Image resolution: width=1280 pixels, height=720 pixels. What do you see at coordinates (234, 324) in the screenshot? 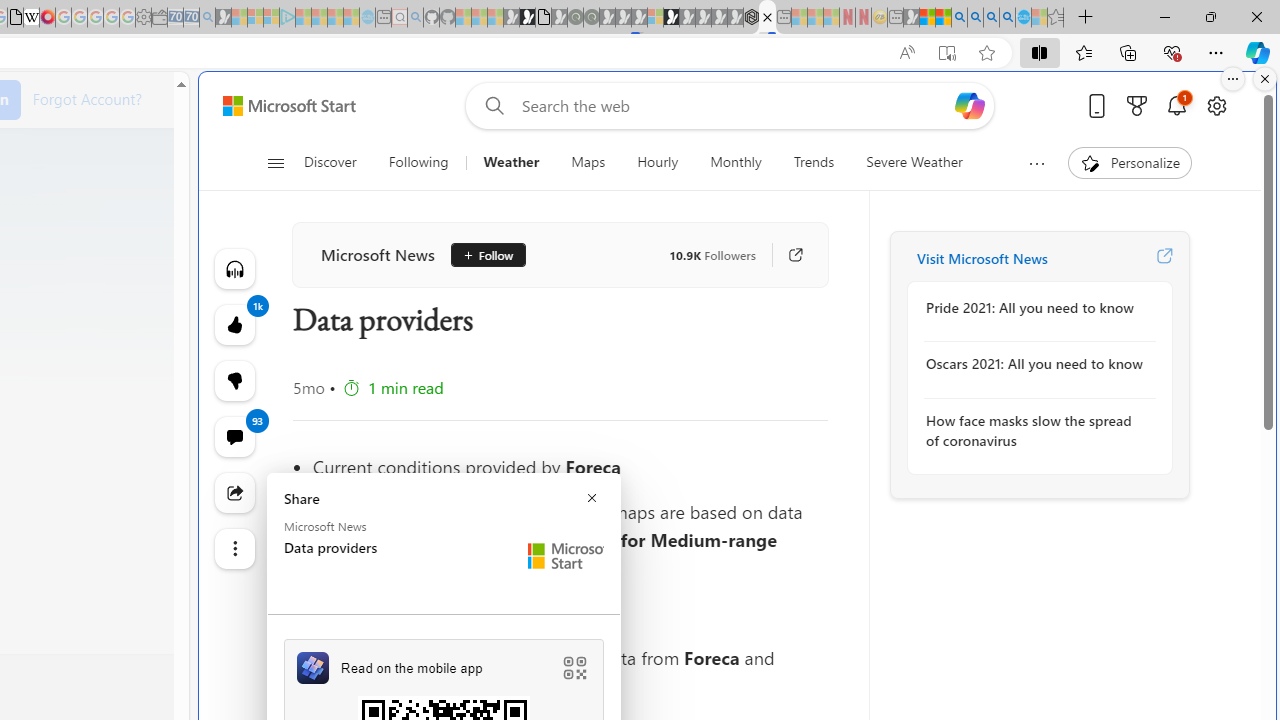
I see `'1k Like'` at bounding box center [234, 324].